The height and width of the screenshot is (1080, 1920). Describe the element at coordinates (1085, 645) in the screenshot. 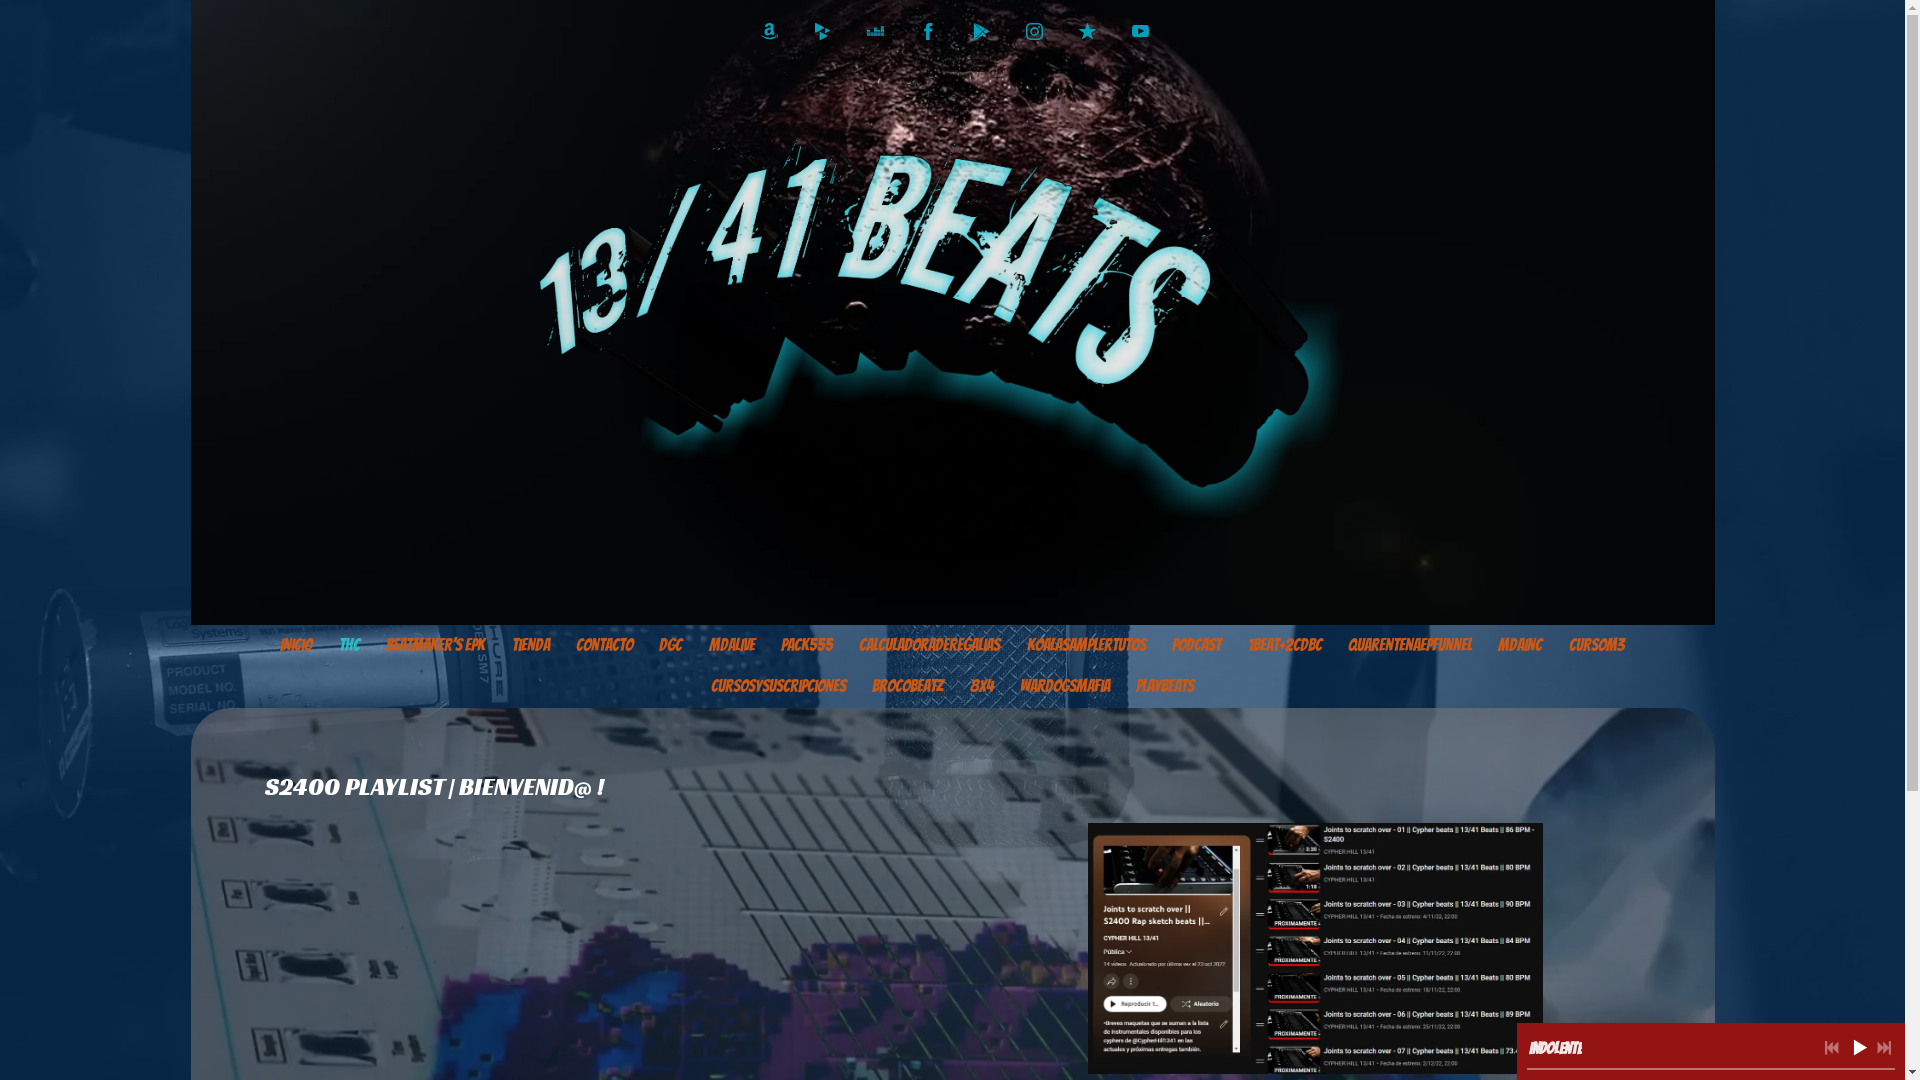

I see `'KoalaSamplerTutos'` at that location.